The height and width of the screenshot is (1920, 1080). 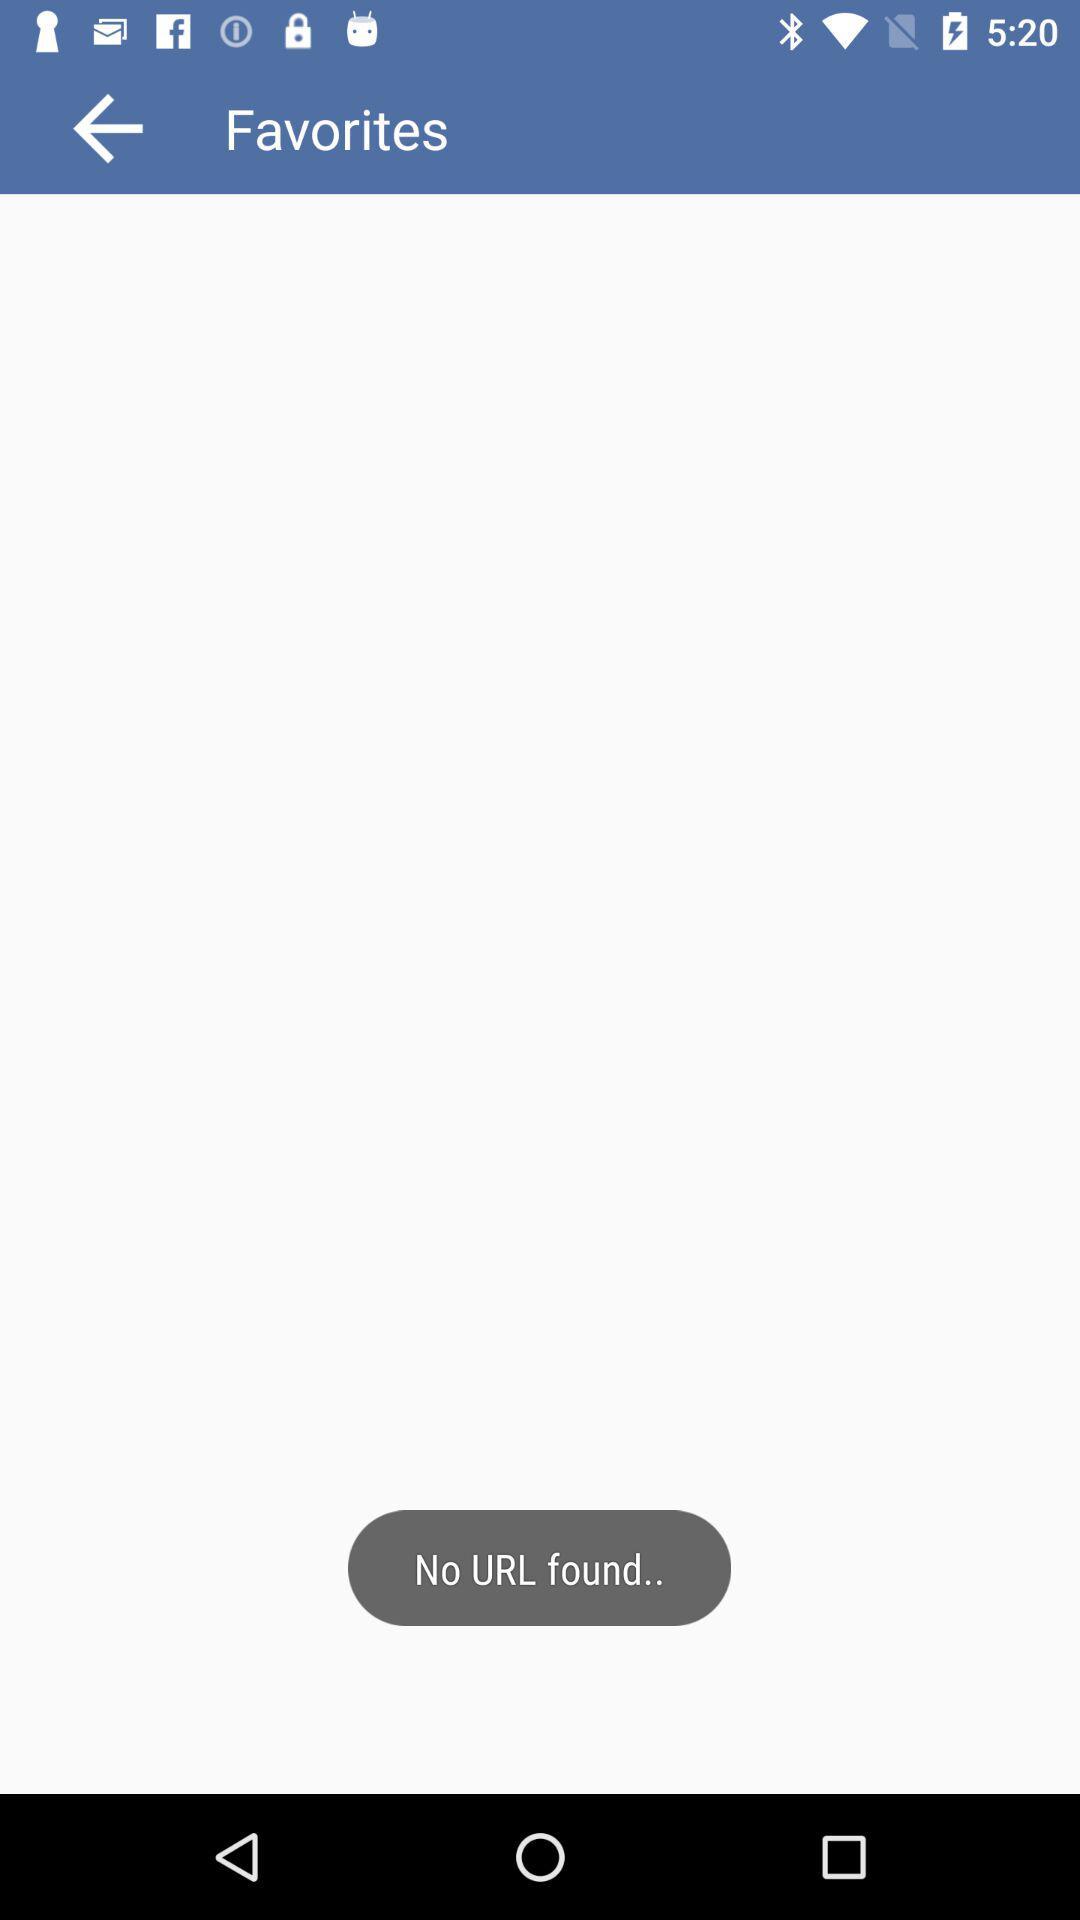 I want to click on back, so click(x=108, y=127).